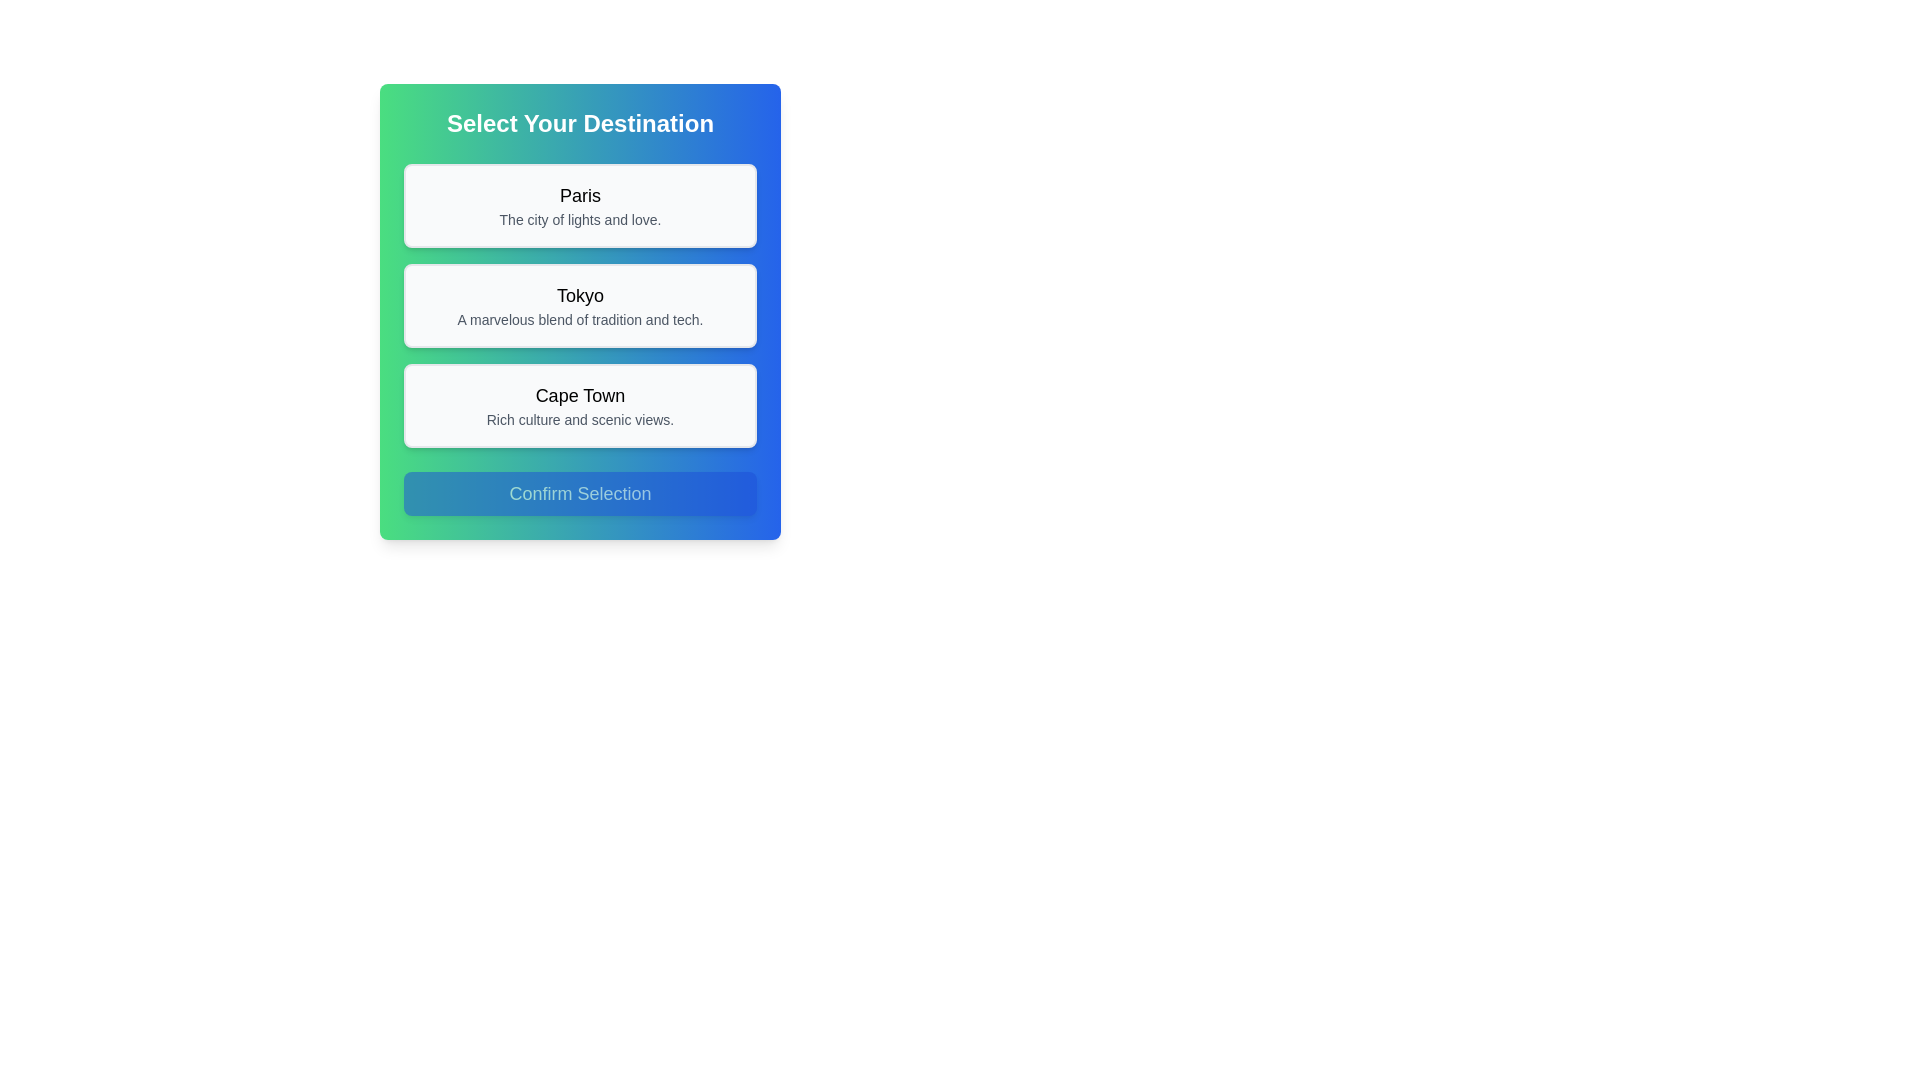 This screenshot has width=1920, height=1080. I want to click on the informative text element that provides additional descriptive information about the option 'Tokyo', which is positioned below the main text 'Tokyo', so click(579, 319).